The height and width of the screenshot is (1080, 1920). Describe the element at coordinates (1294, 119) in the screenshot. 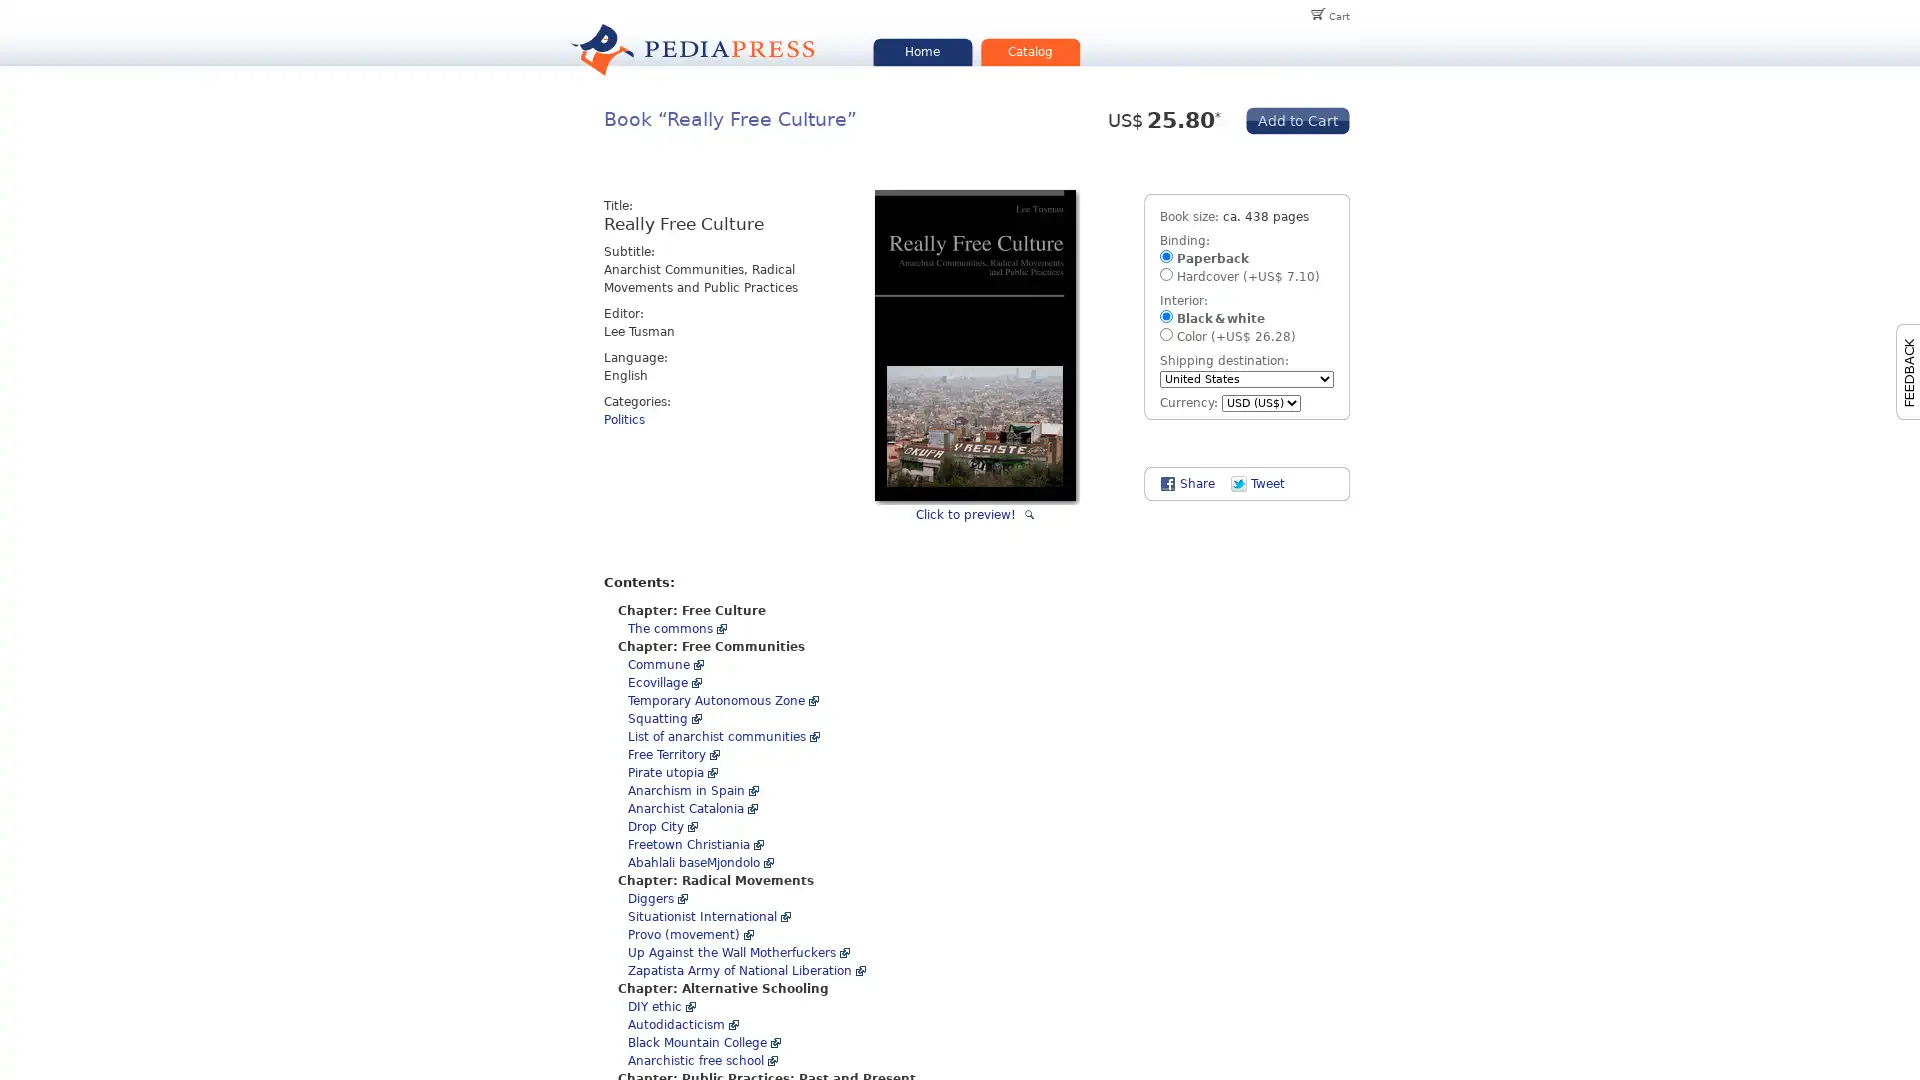

I see `Add to Cart` at that location.